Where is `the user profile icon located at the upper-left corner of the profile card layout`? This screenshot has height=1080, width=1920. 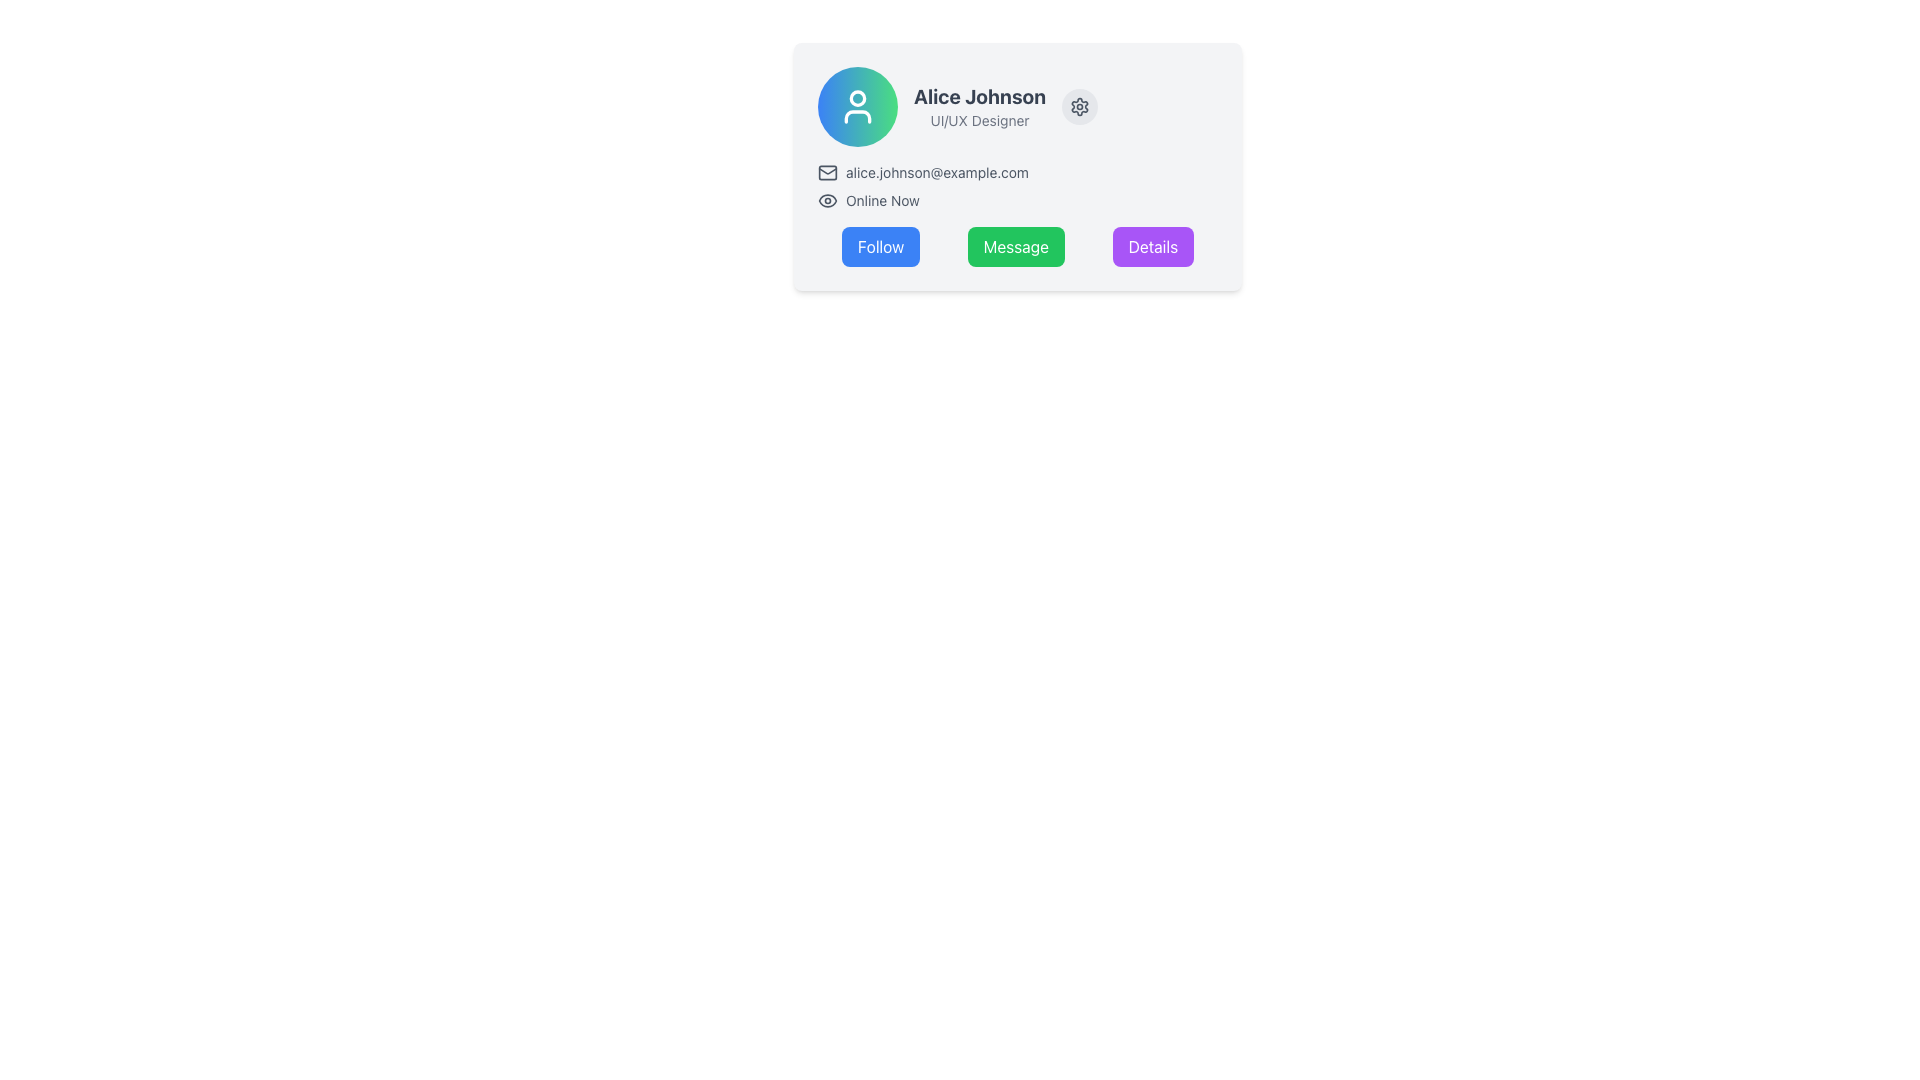
the user profile icon located at the upper-left corner of the profile card layout is located at coordinates (858, 107).